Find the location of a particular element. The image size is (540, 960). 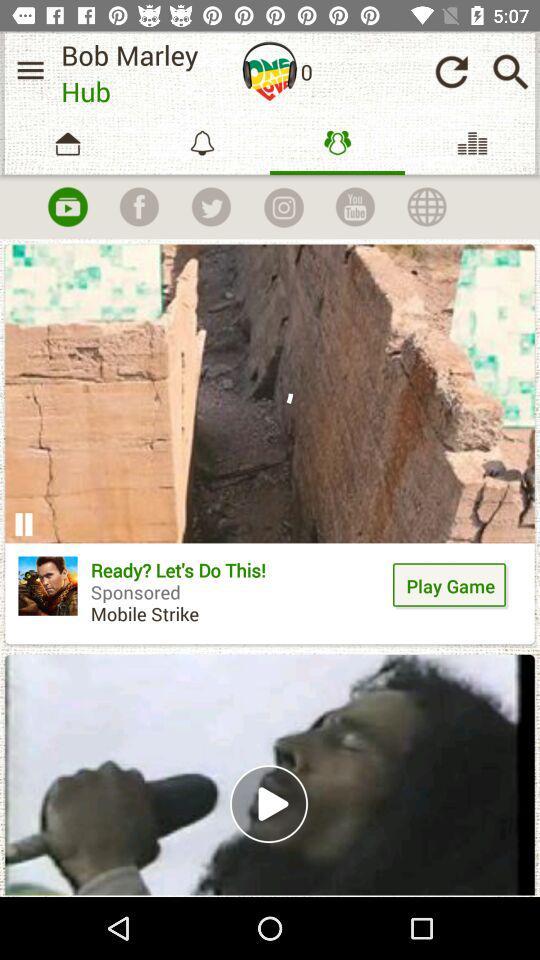

instagram is located at coordinates (282, 207).